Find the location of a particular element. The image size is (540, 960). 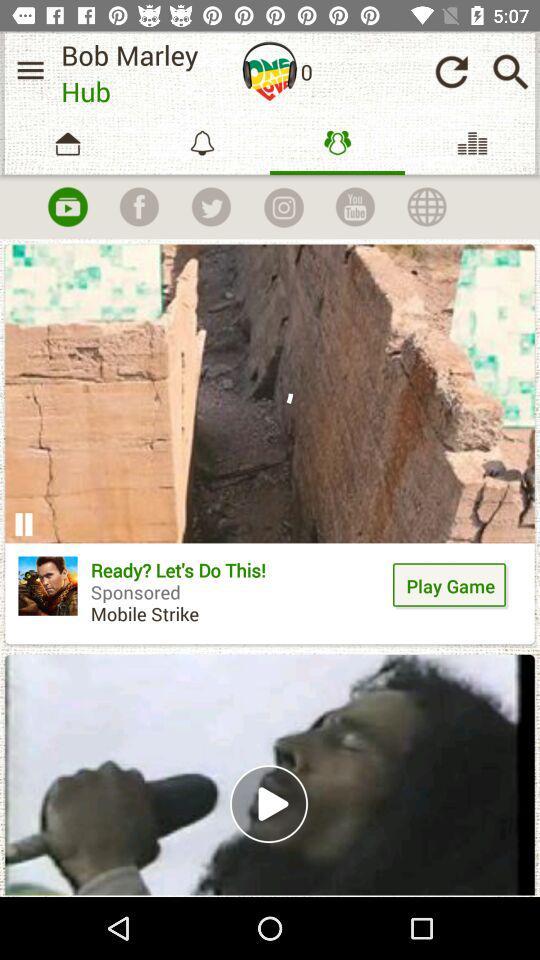

instagram is located at coordinates (282, 207).